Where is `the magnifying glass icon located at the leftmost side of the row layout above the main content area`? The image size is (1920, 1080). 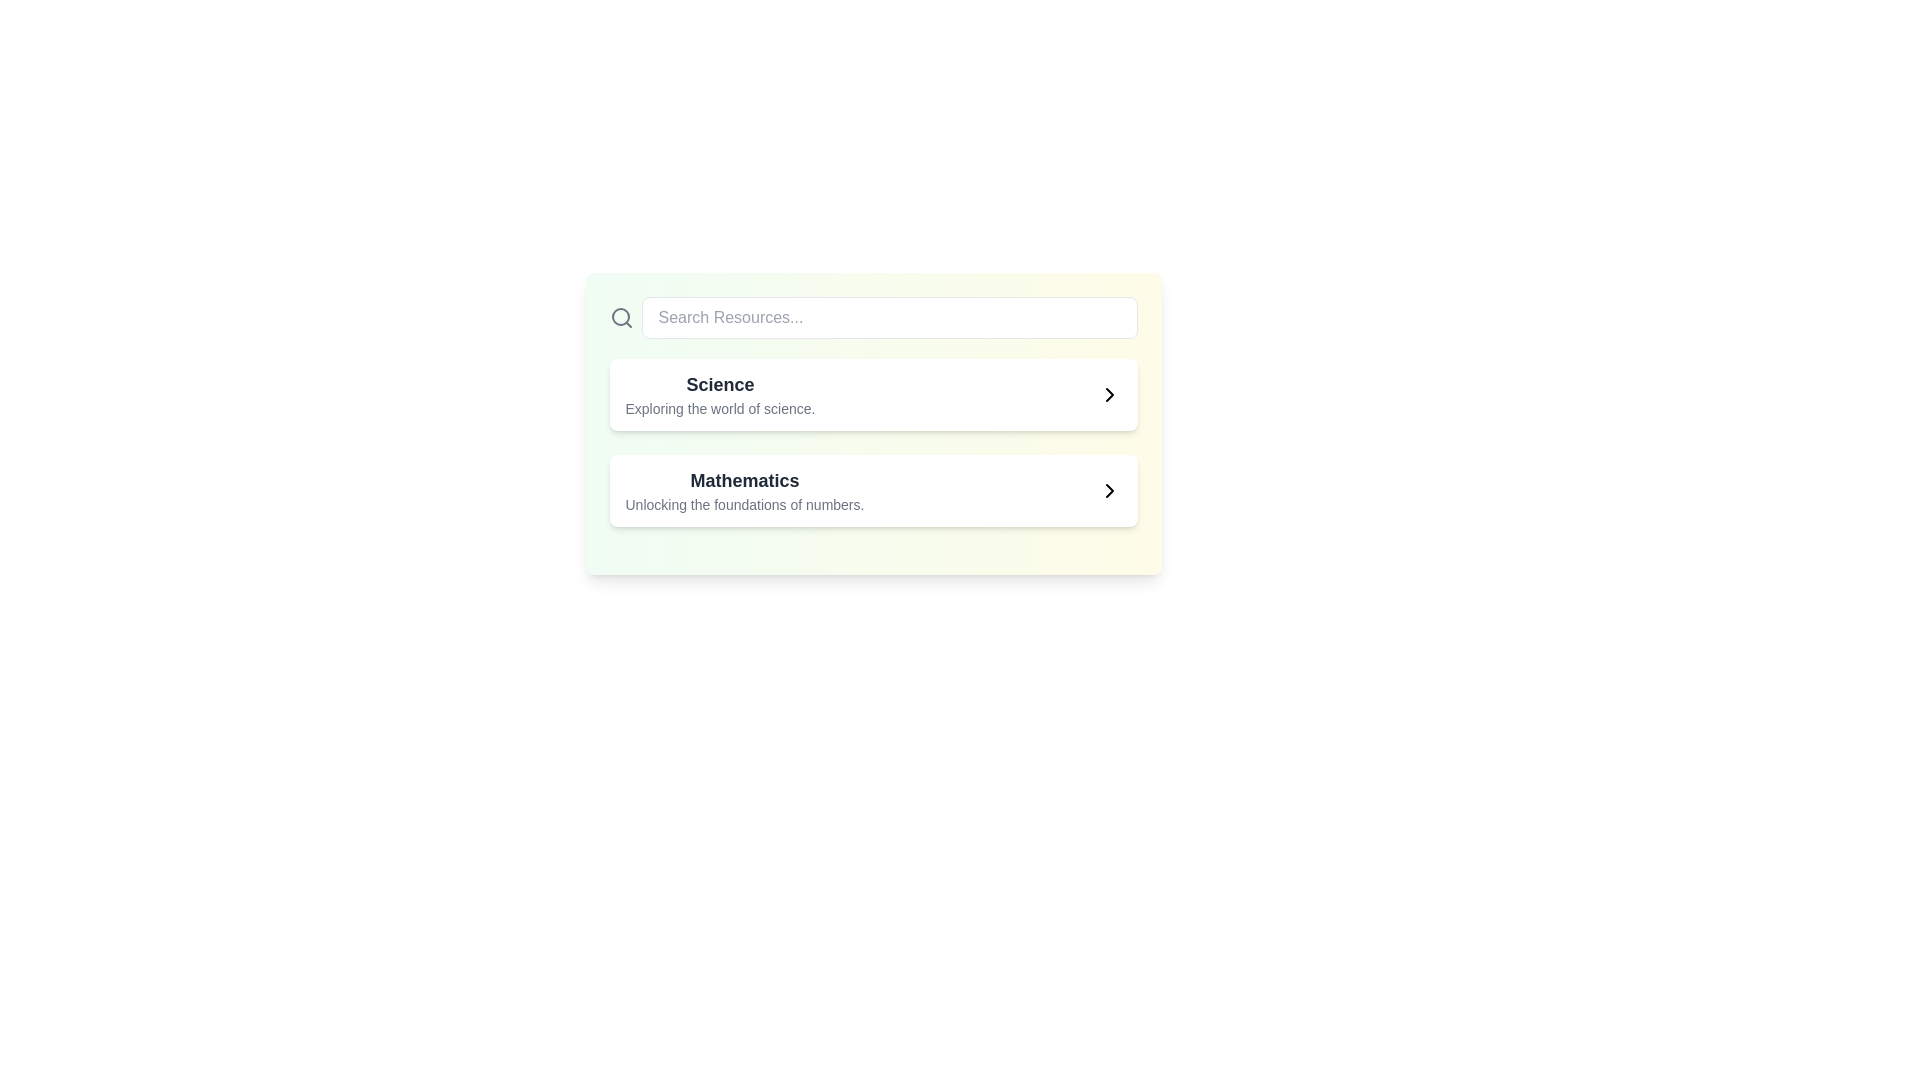 the magnifying glass icon located at the leftmost side of the row layout above the main content area is located at coordinates (620, 316).